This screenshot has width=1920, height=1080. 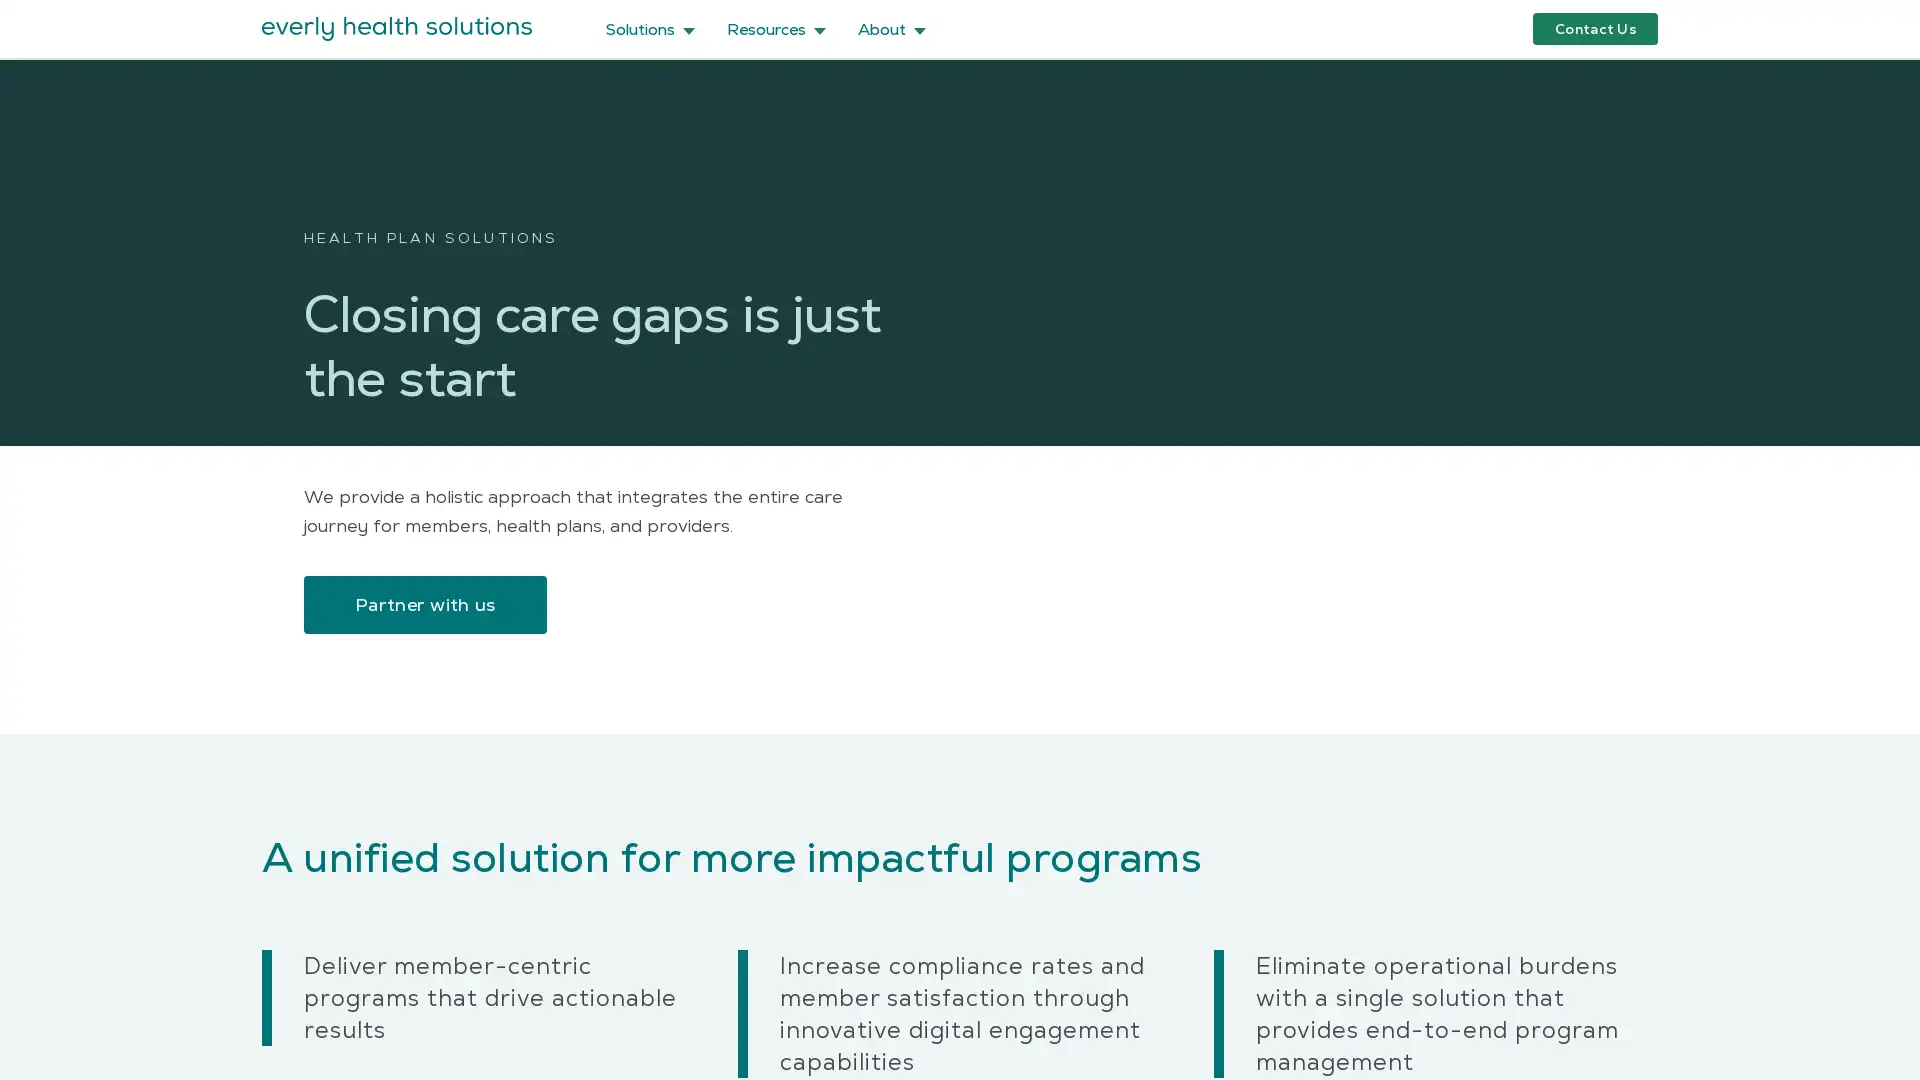 I want to click on Resources Caret icon for dropdown menu, so click(x=775, y=28).